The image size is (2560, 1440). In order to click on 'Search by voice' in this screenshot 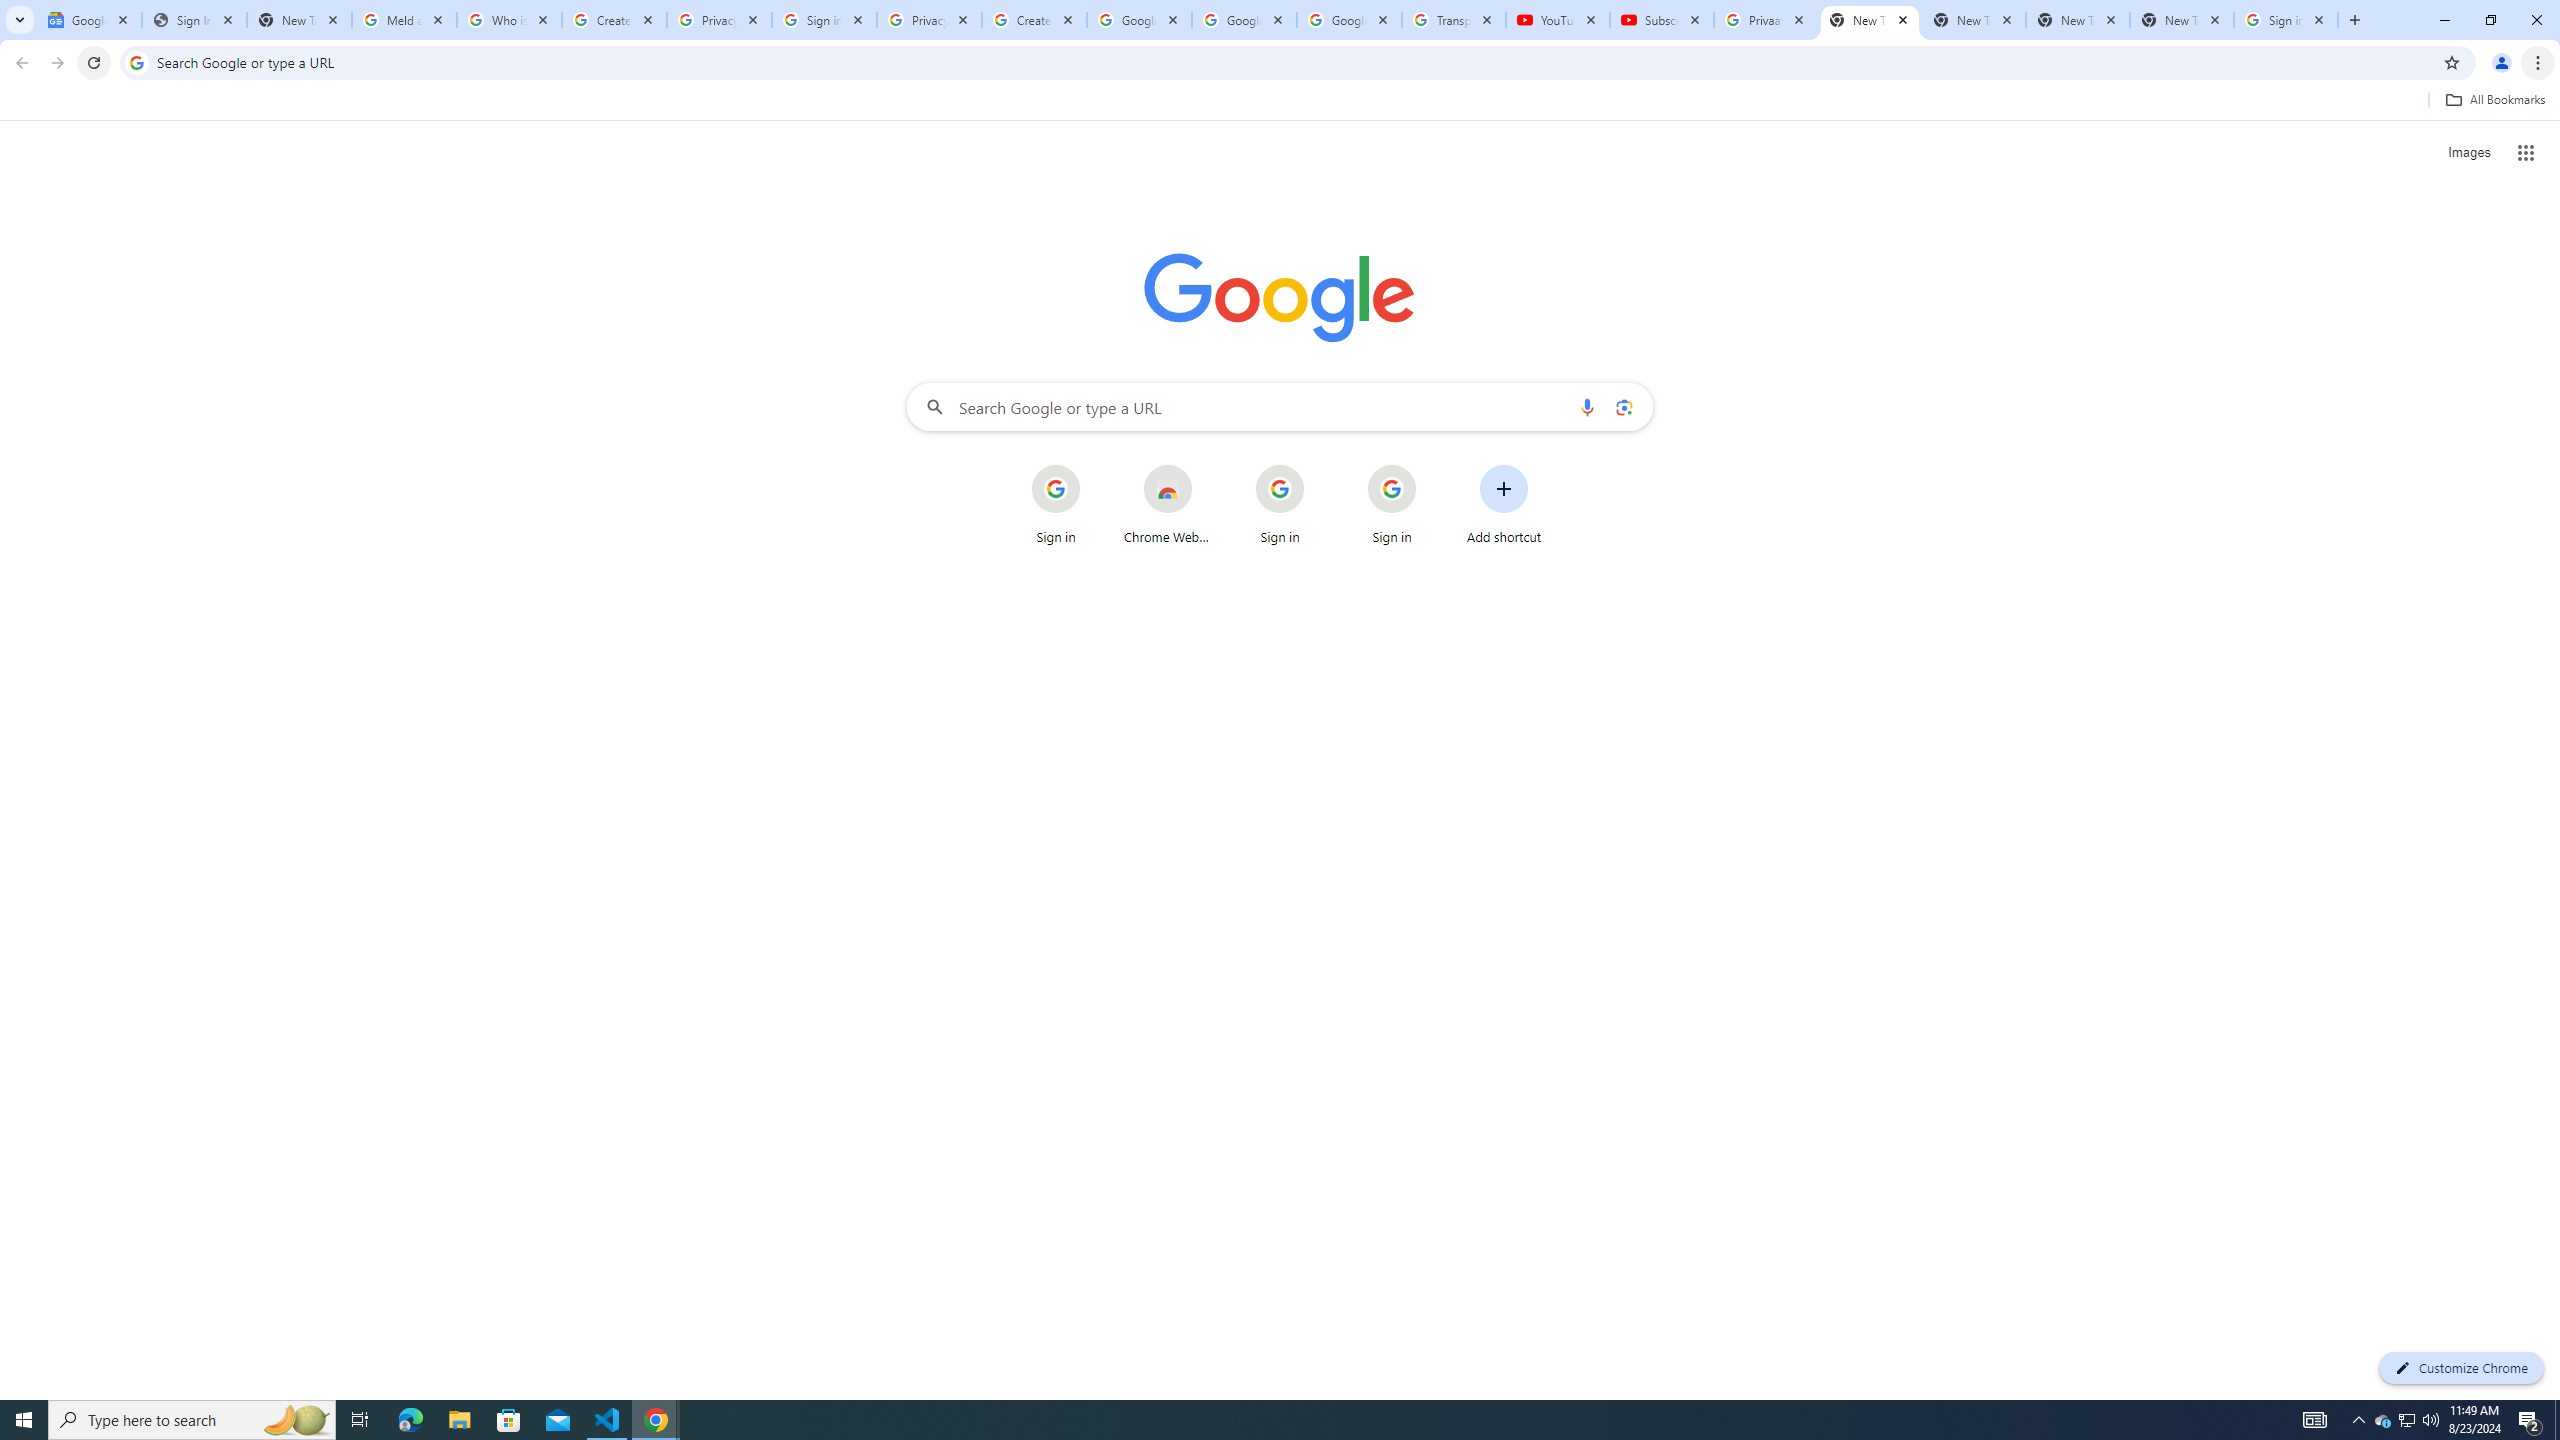, I will do `click(1586, 405)`.